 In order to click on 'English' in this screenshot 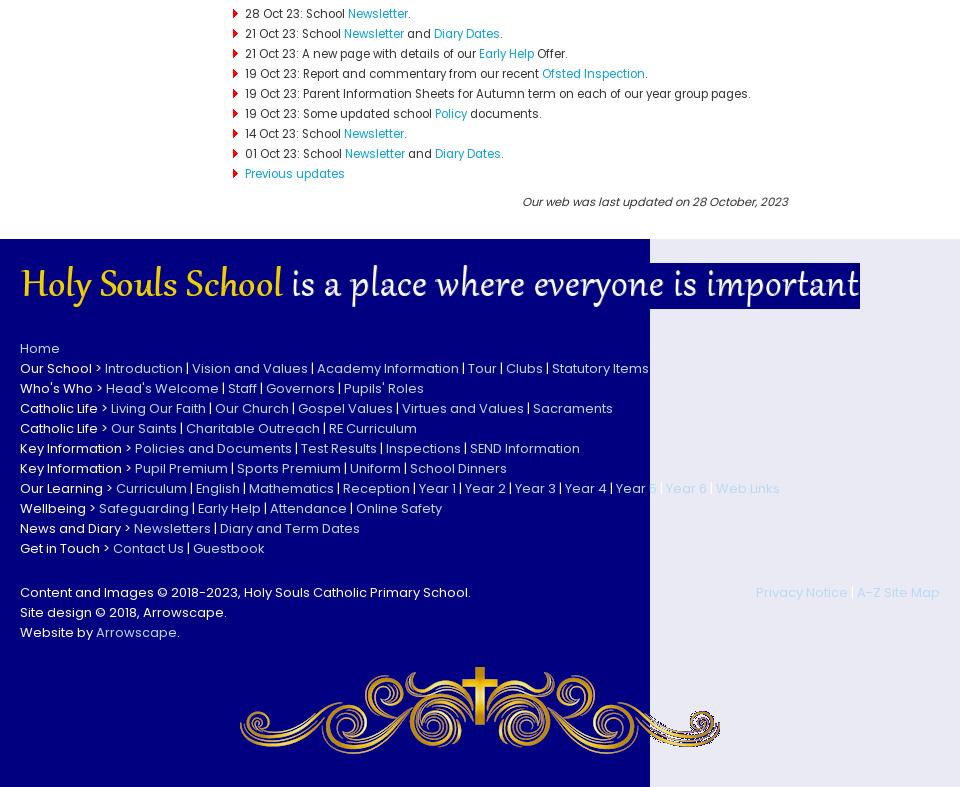, I will do `click(218, 487)`.